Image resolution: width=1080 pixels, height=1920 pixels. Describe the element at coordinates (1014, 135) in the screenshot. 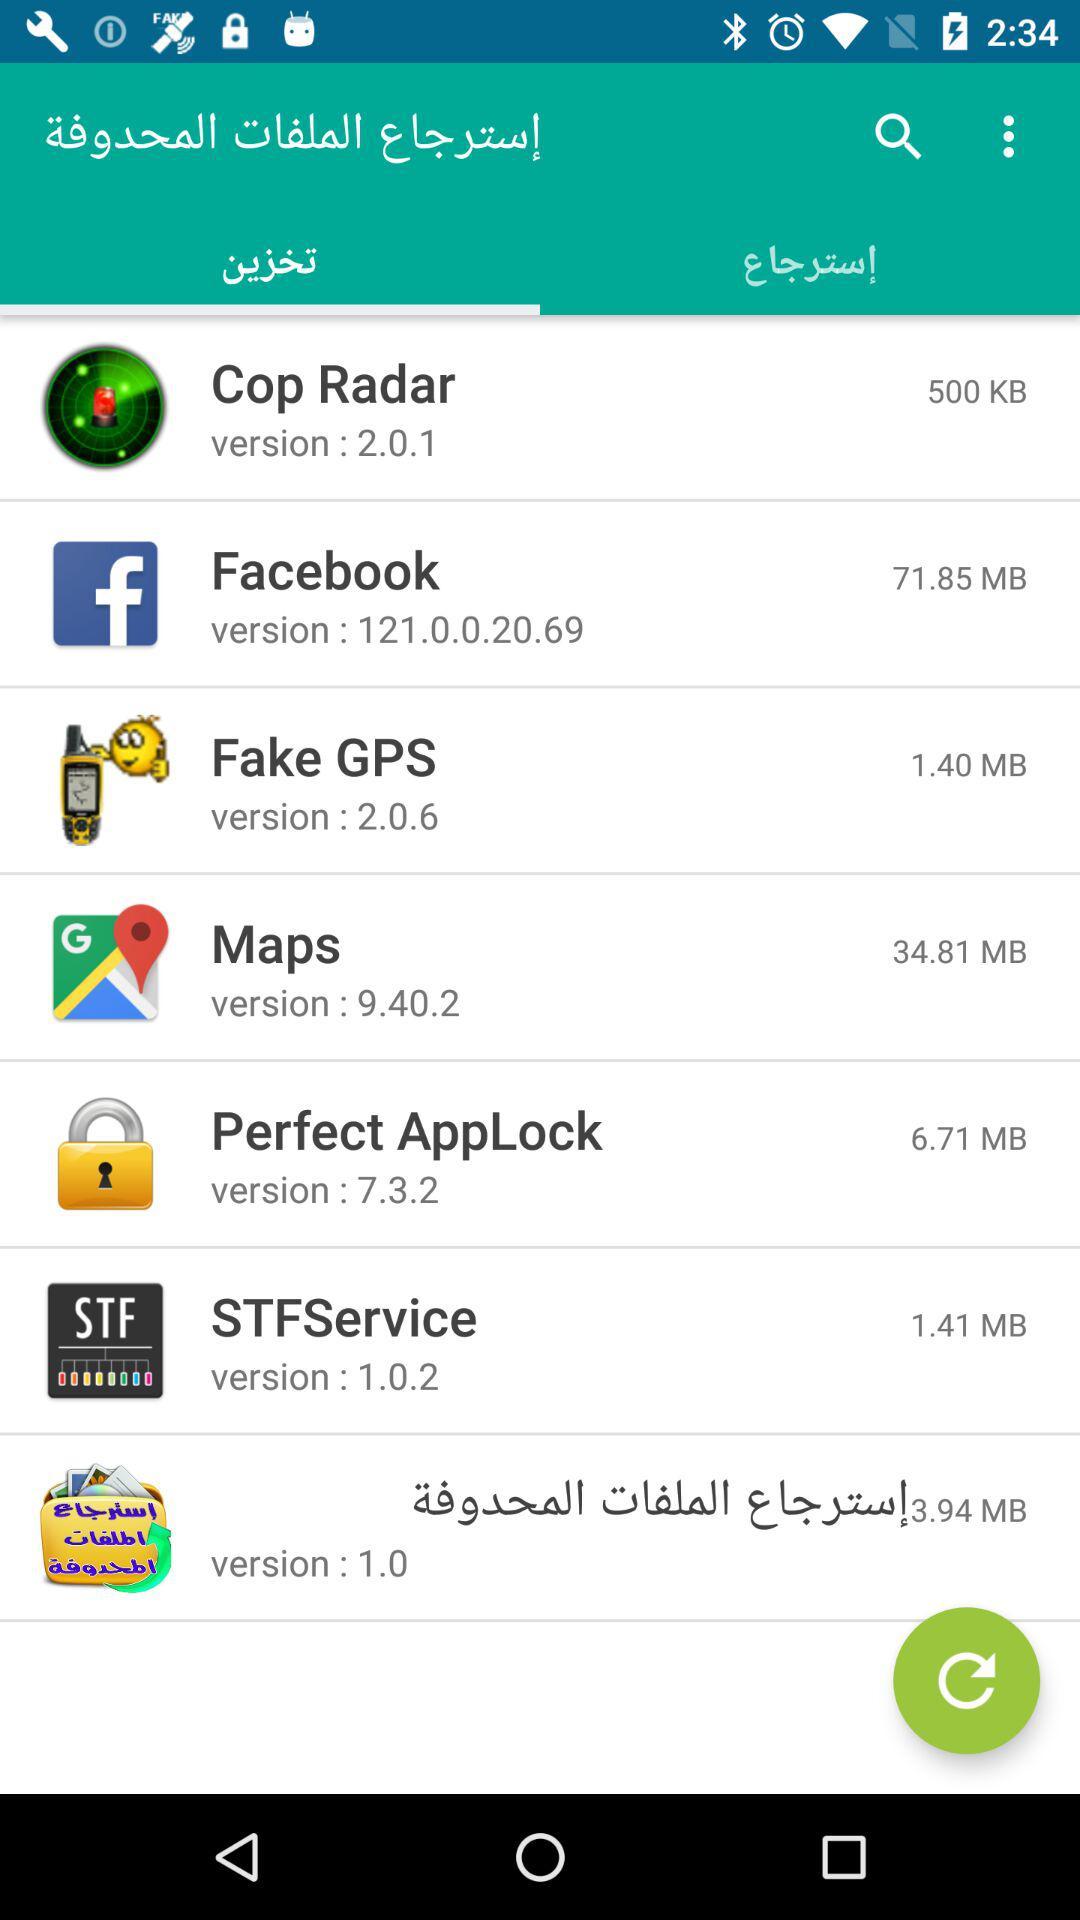

I see `the icon above 500 kb item` at that location.